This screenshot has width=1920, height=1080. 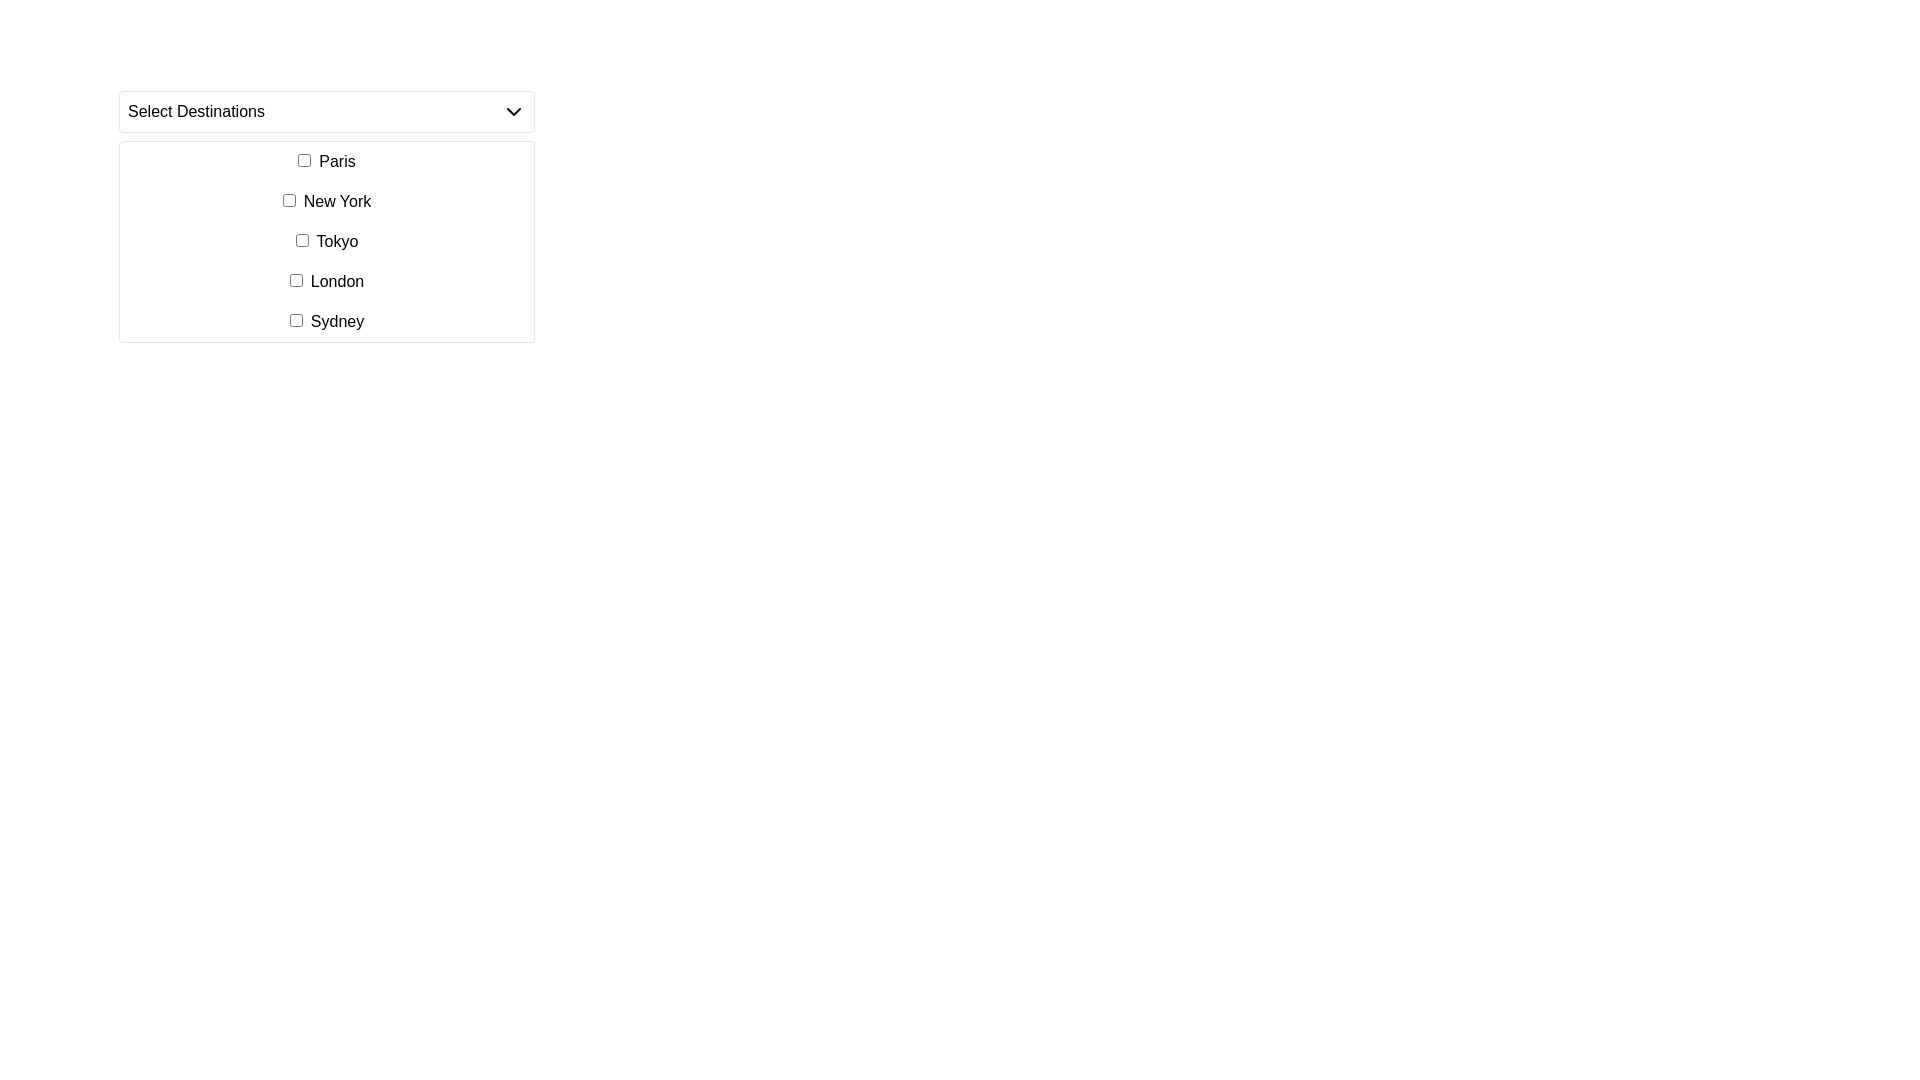 What do you see at coordinates (337, 320) in the screenshot?
I see `the text label 'Sydney' which is the fifth option in a dropdown menu, providing a description for the associated checkbox` at bounding box center [337, 320].